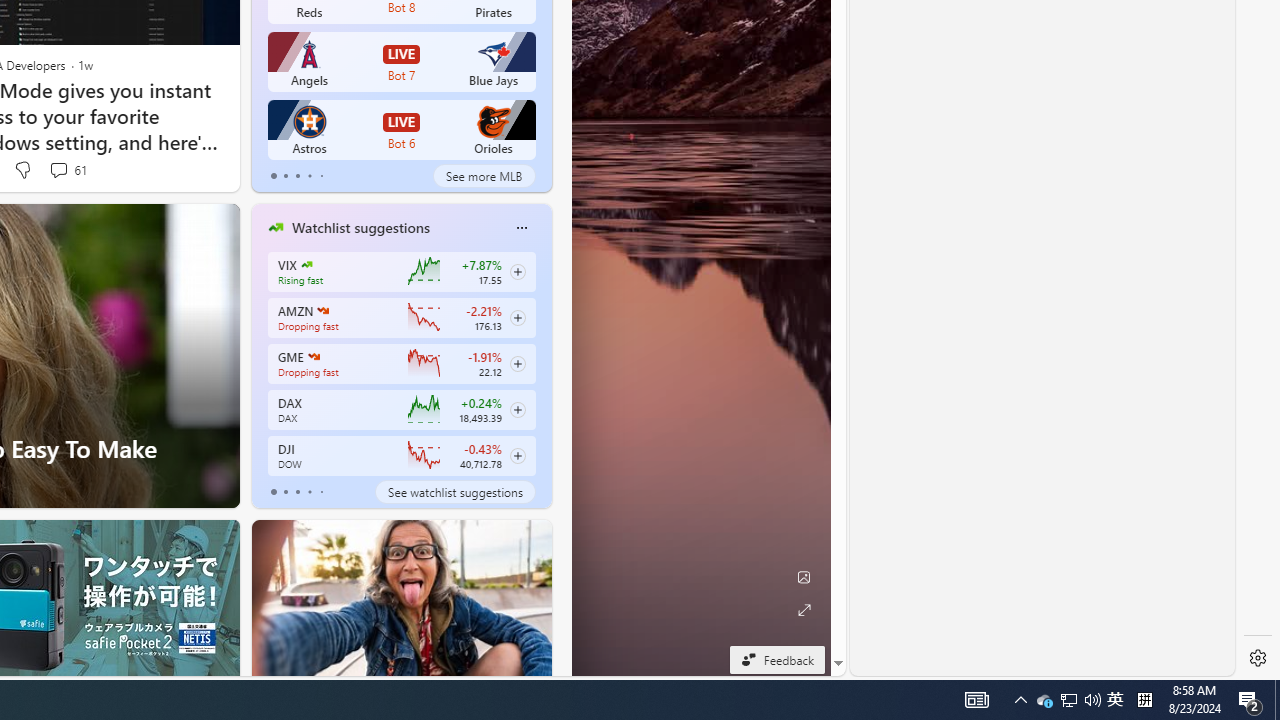 This screenshot has height=720, width=1280. I want to click on 'View comments 61 Comment', so click(67, 169).